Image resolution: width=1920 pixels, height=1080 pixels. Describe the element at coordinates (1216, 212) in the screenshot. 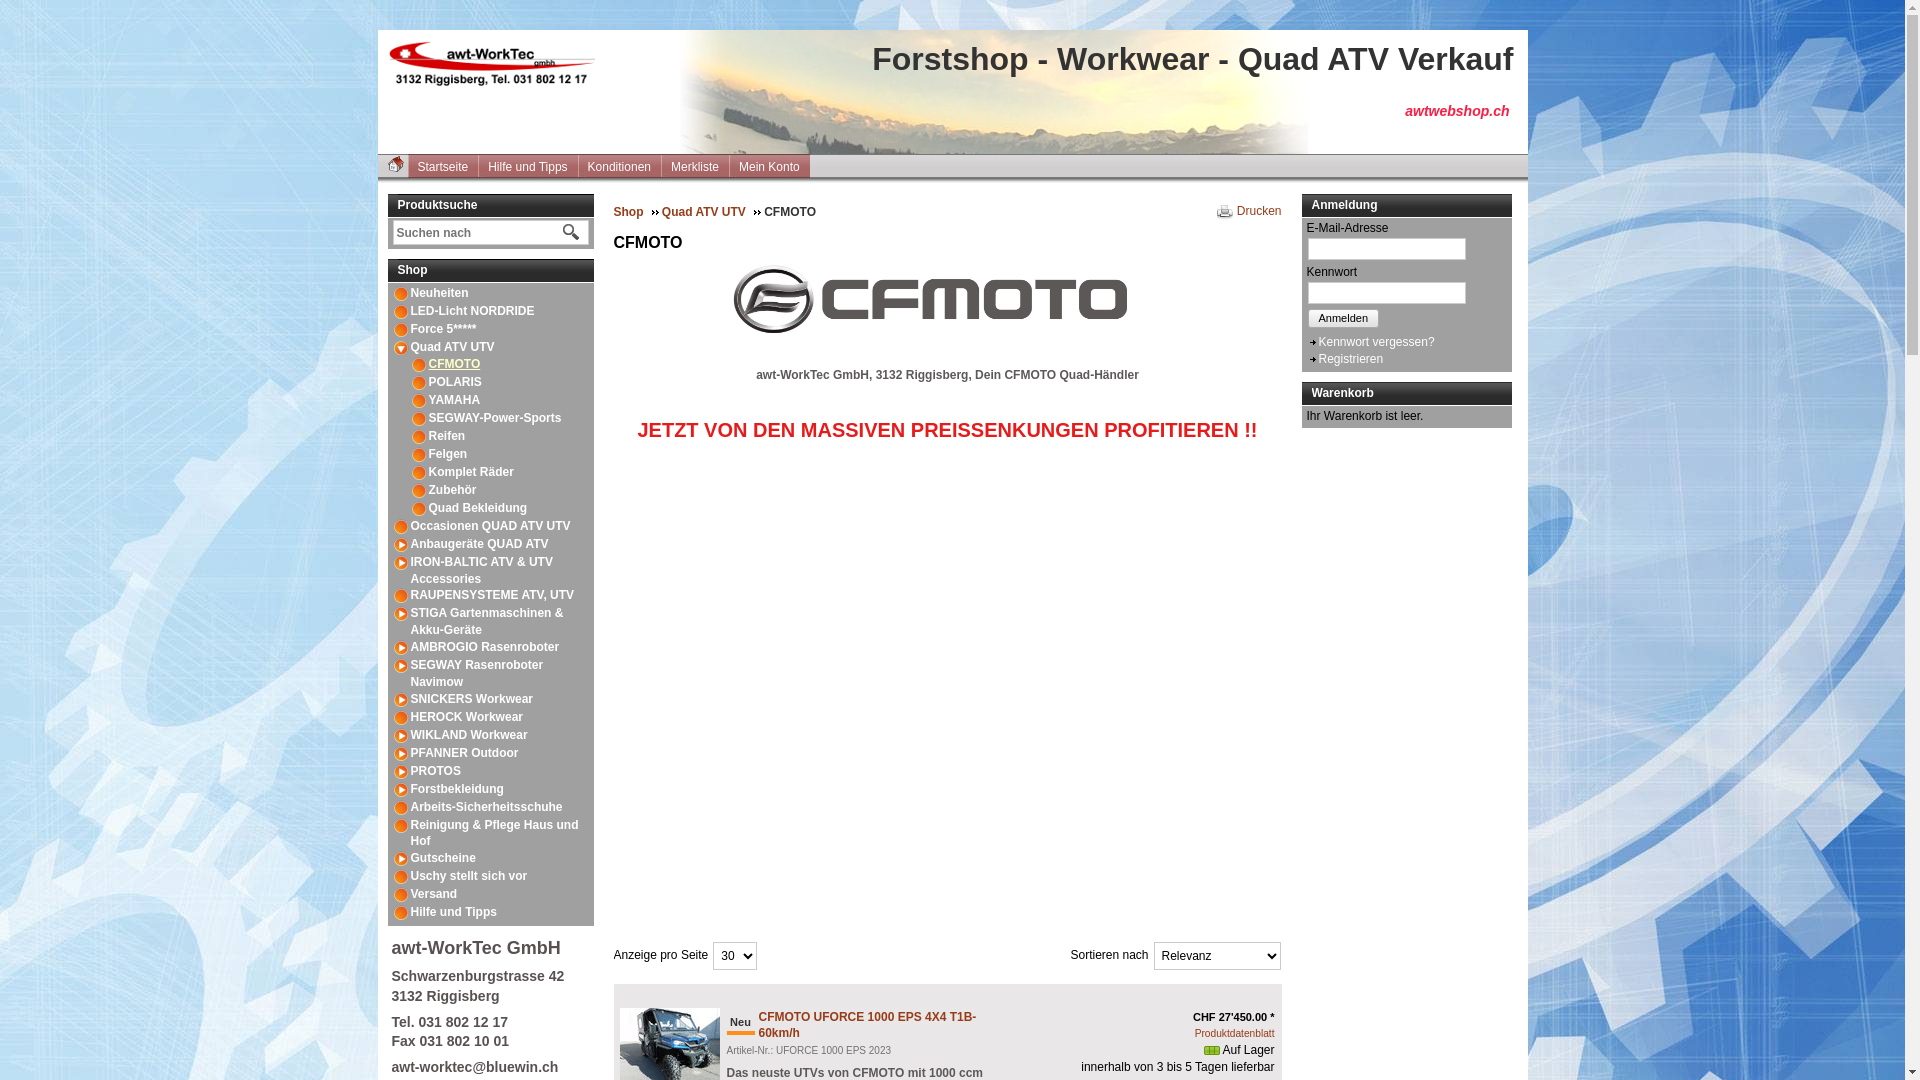

I see `'Drucken'` at that location.